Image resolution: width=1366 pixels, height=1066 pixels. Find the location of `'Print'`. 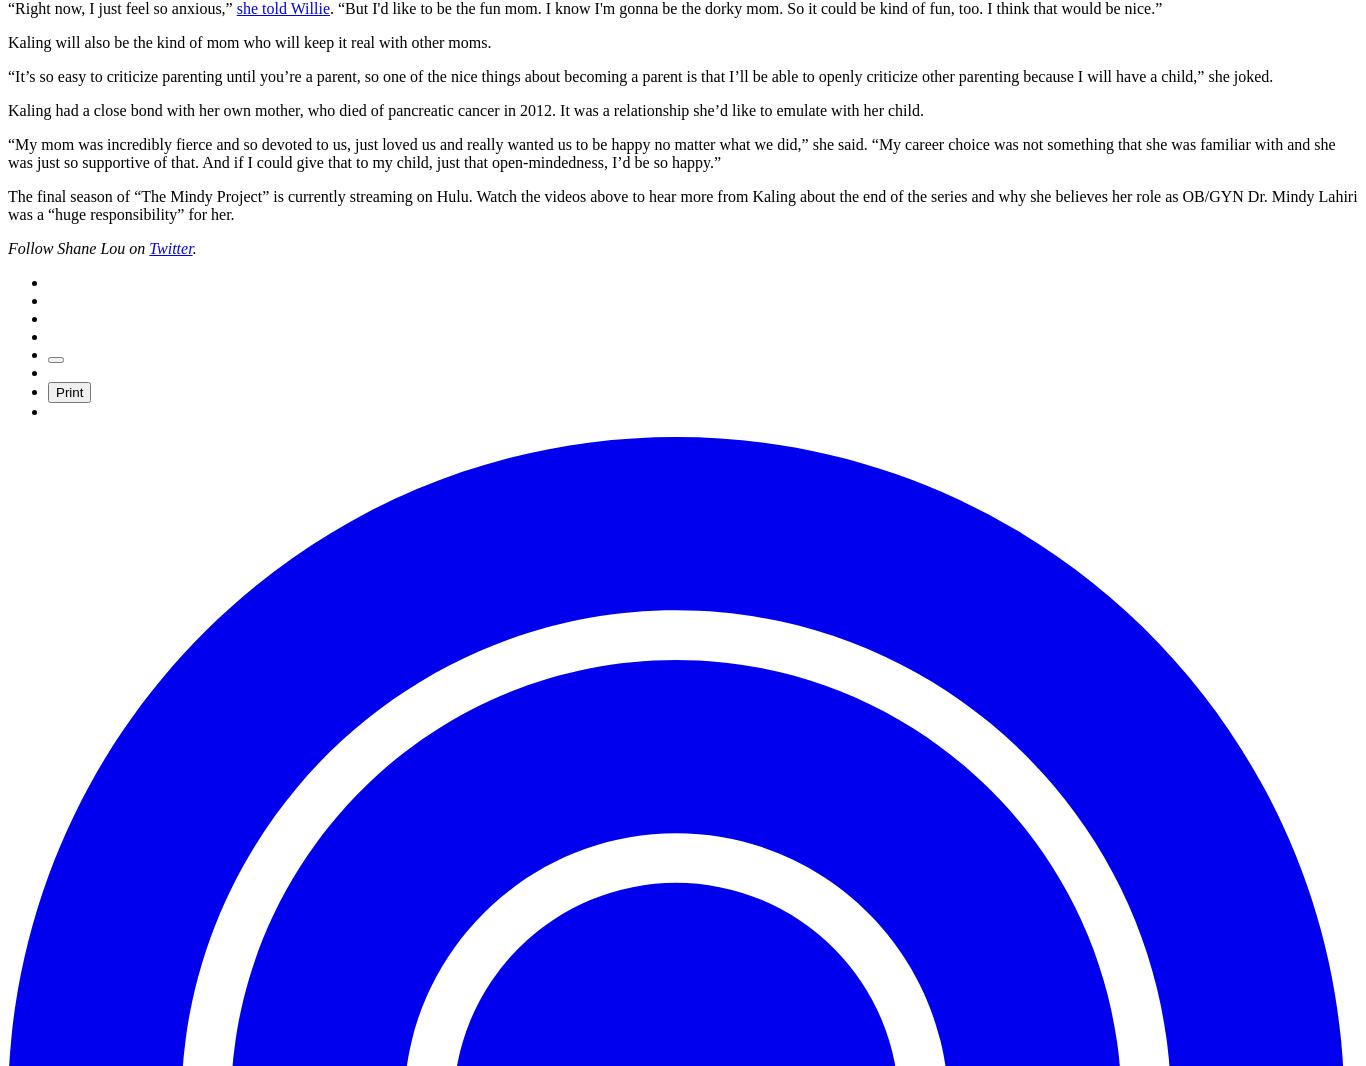

'Print' is located at coordinates (69, 392).